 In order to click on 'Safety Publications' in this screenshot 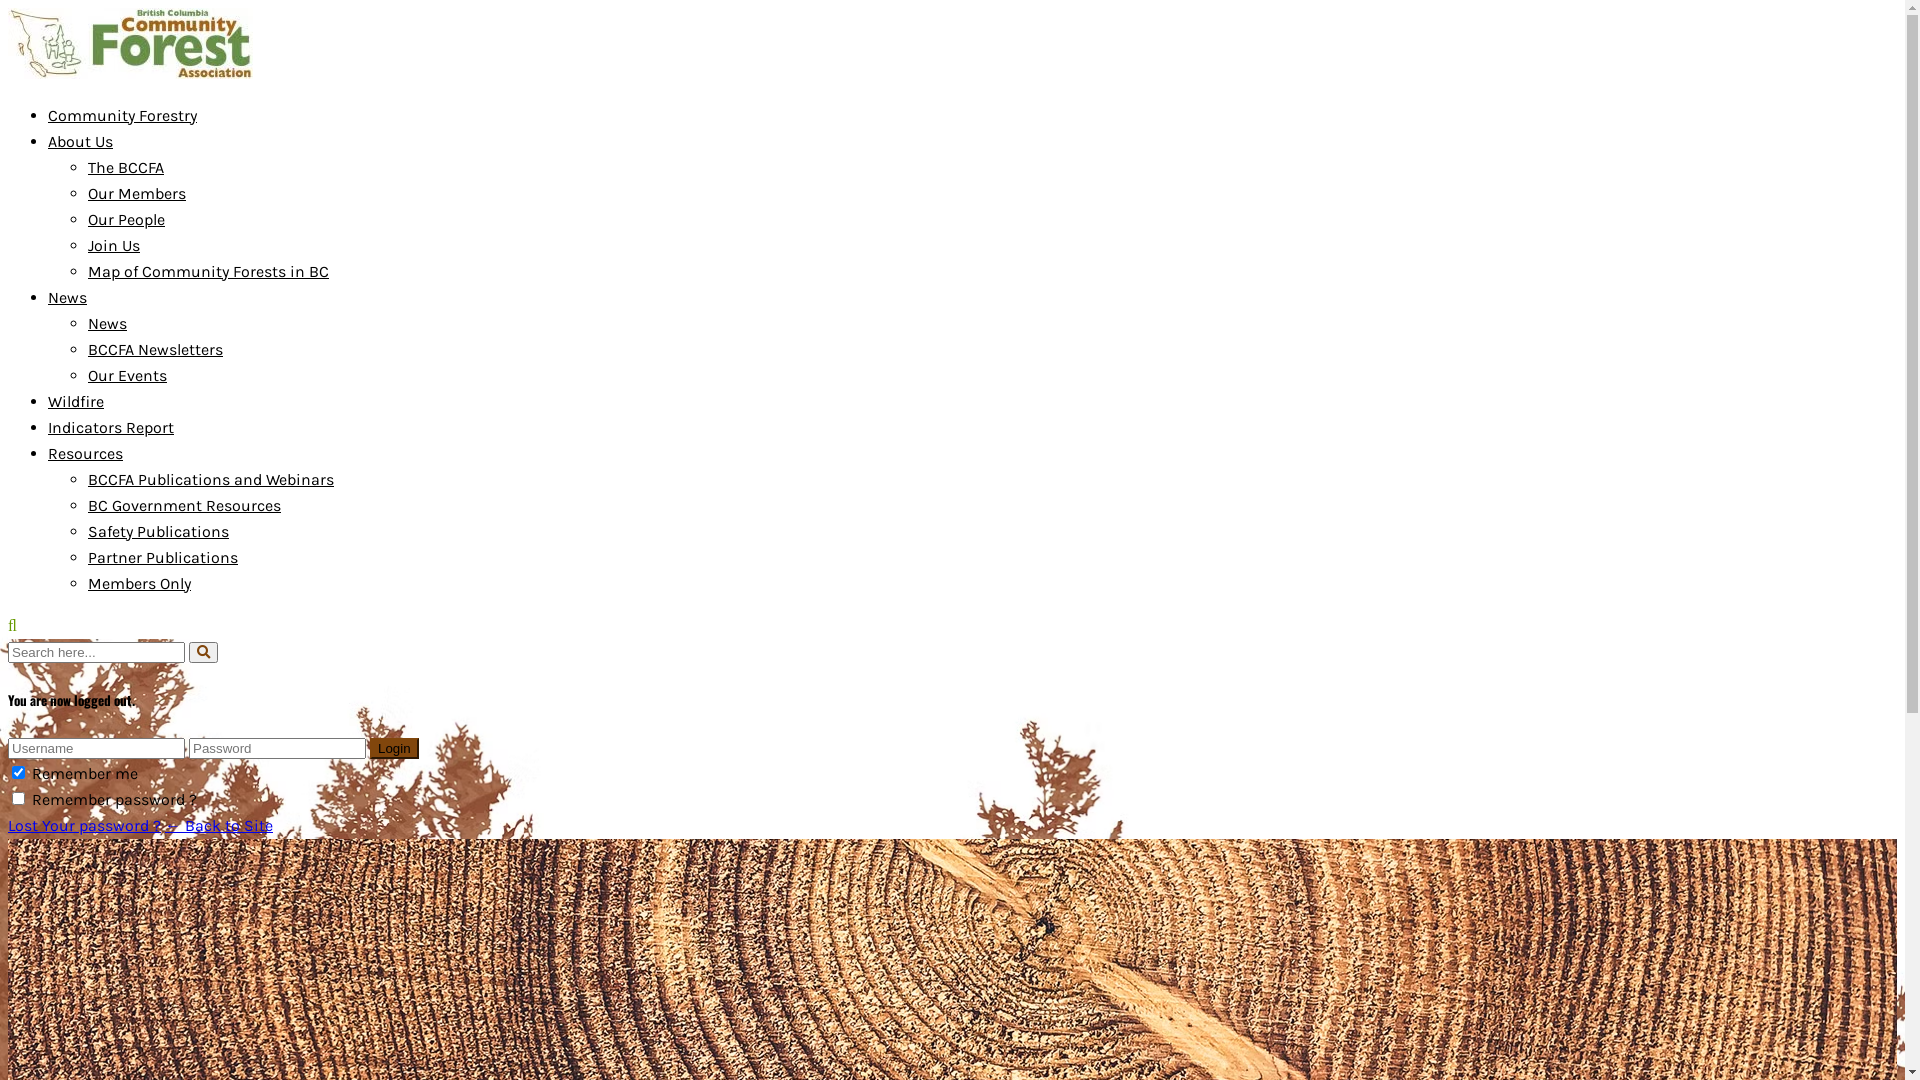, I will do `click(157, 530)`.